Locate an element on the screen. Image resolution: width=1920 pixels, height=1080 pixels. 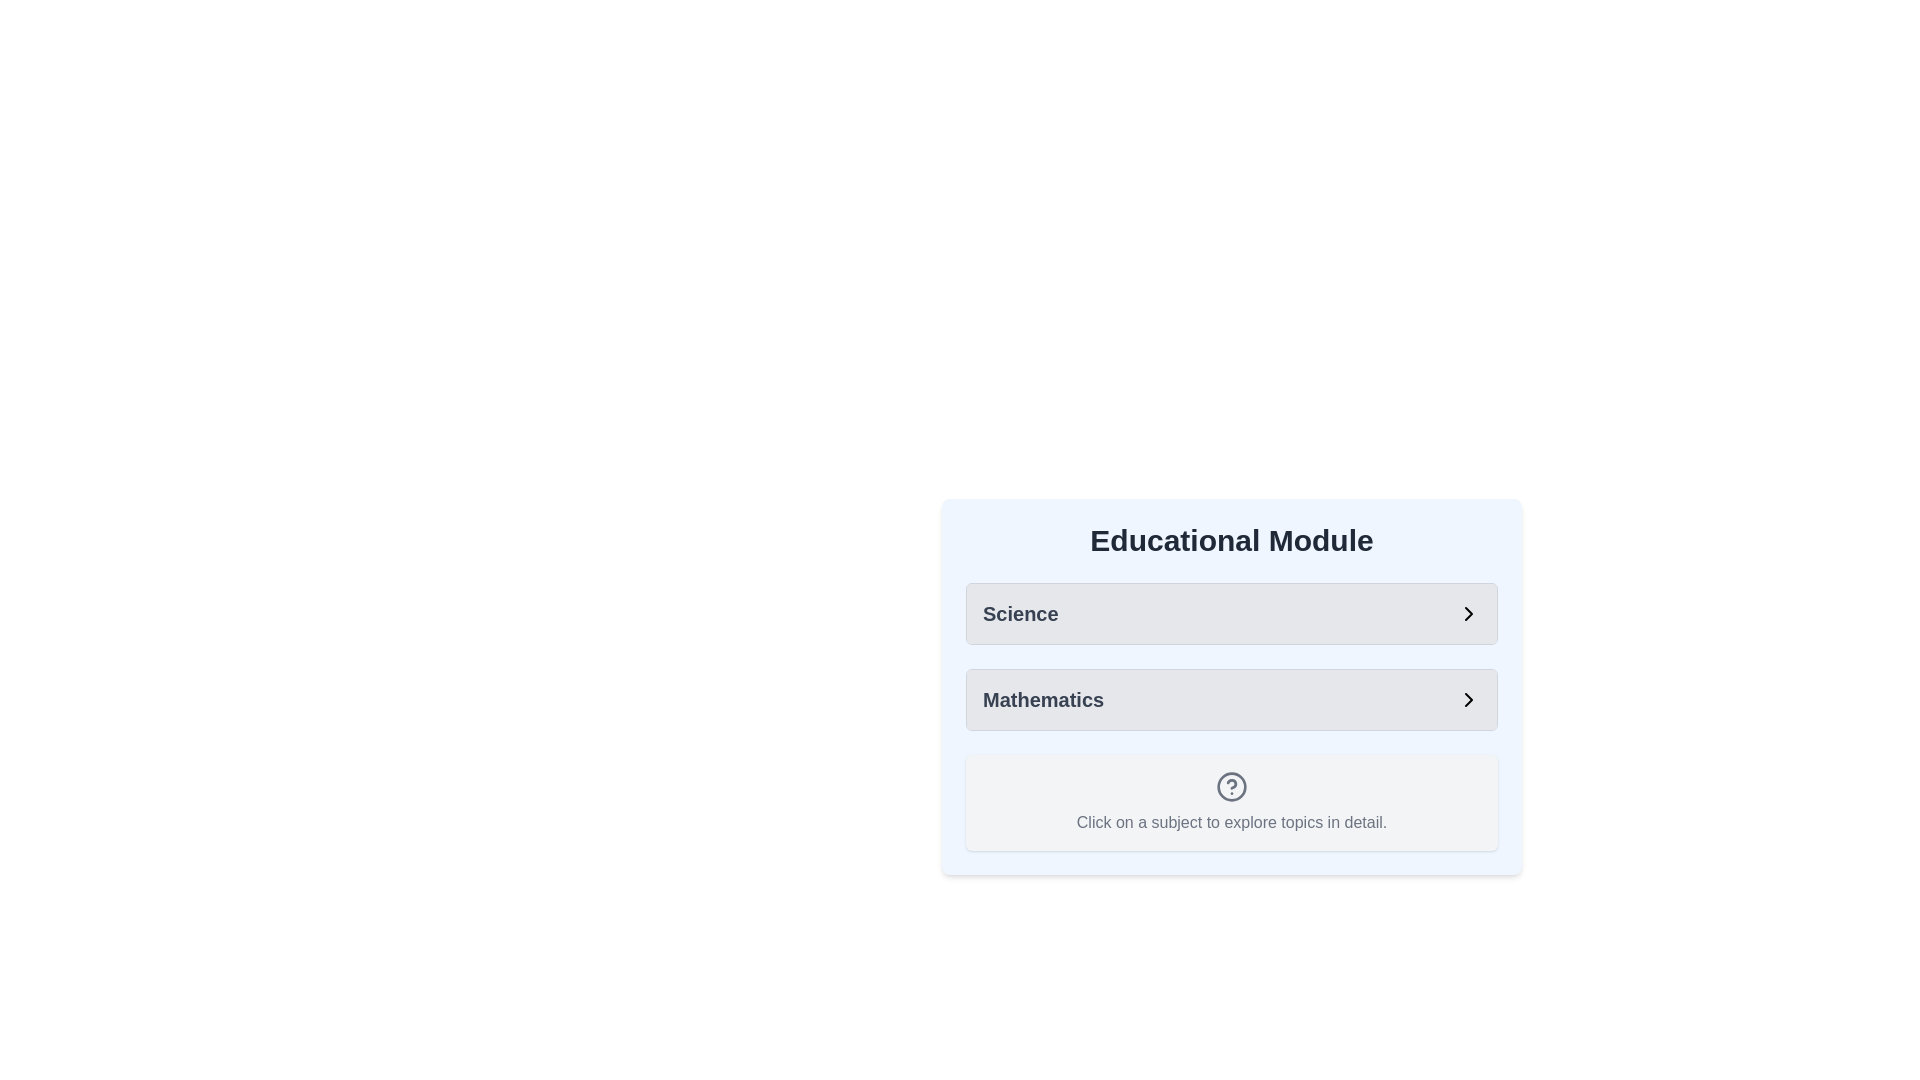
the right-facing chevron arrow icon located on the far right side of the 'Mathematics' row, which indicates a directional or navigation purpose is located at coordinates (1468, 698).